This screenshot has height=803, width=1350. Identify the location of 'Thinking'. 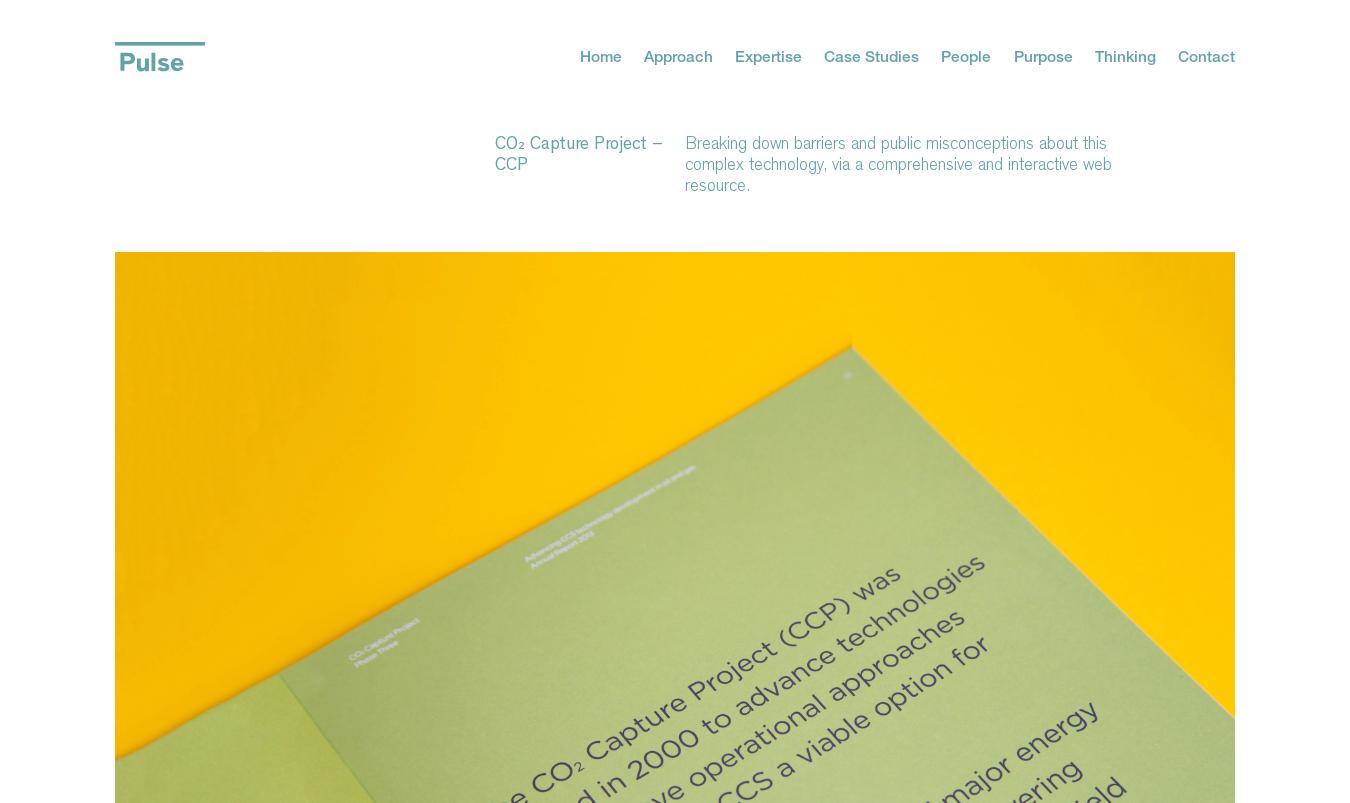
(1124, 54).